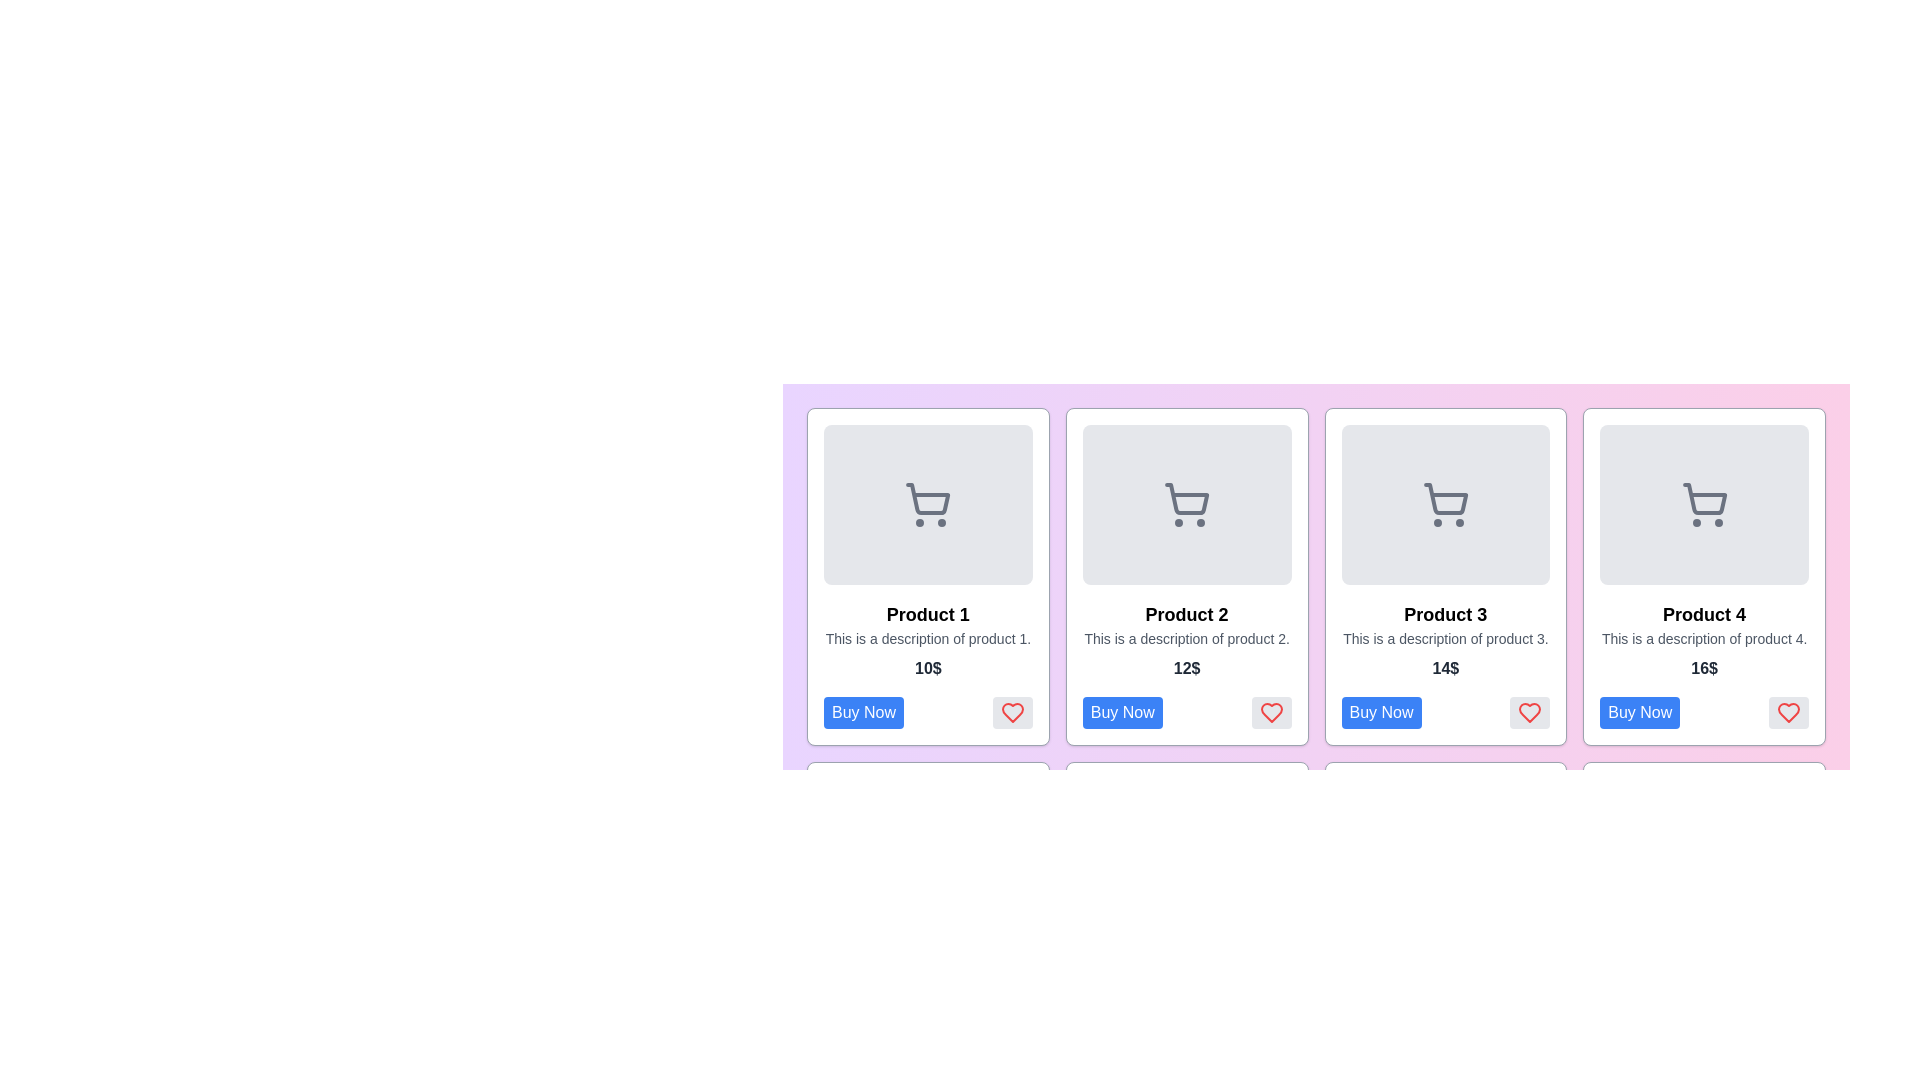  Describe the element at coordinates (1789, 712) in the screenshot. I see `the Icon Button located in the bottom-right section of the fourth product card` at that location.